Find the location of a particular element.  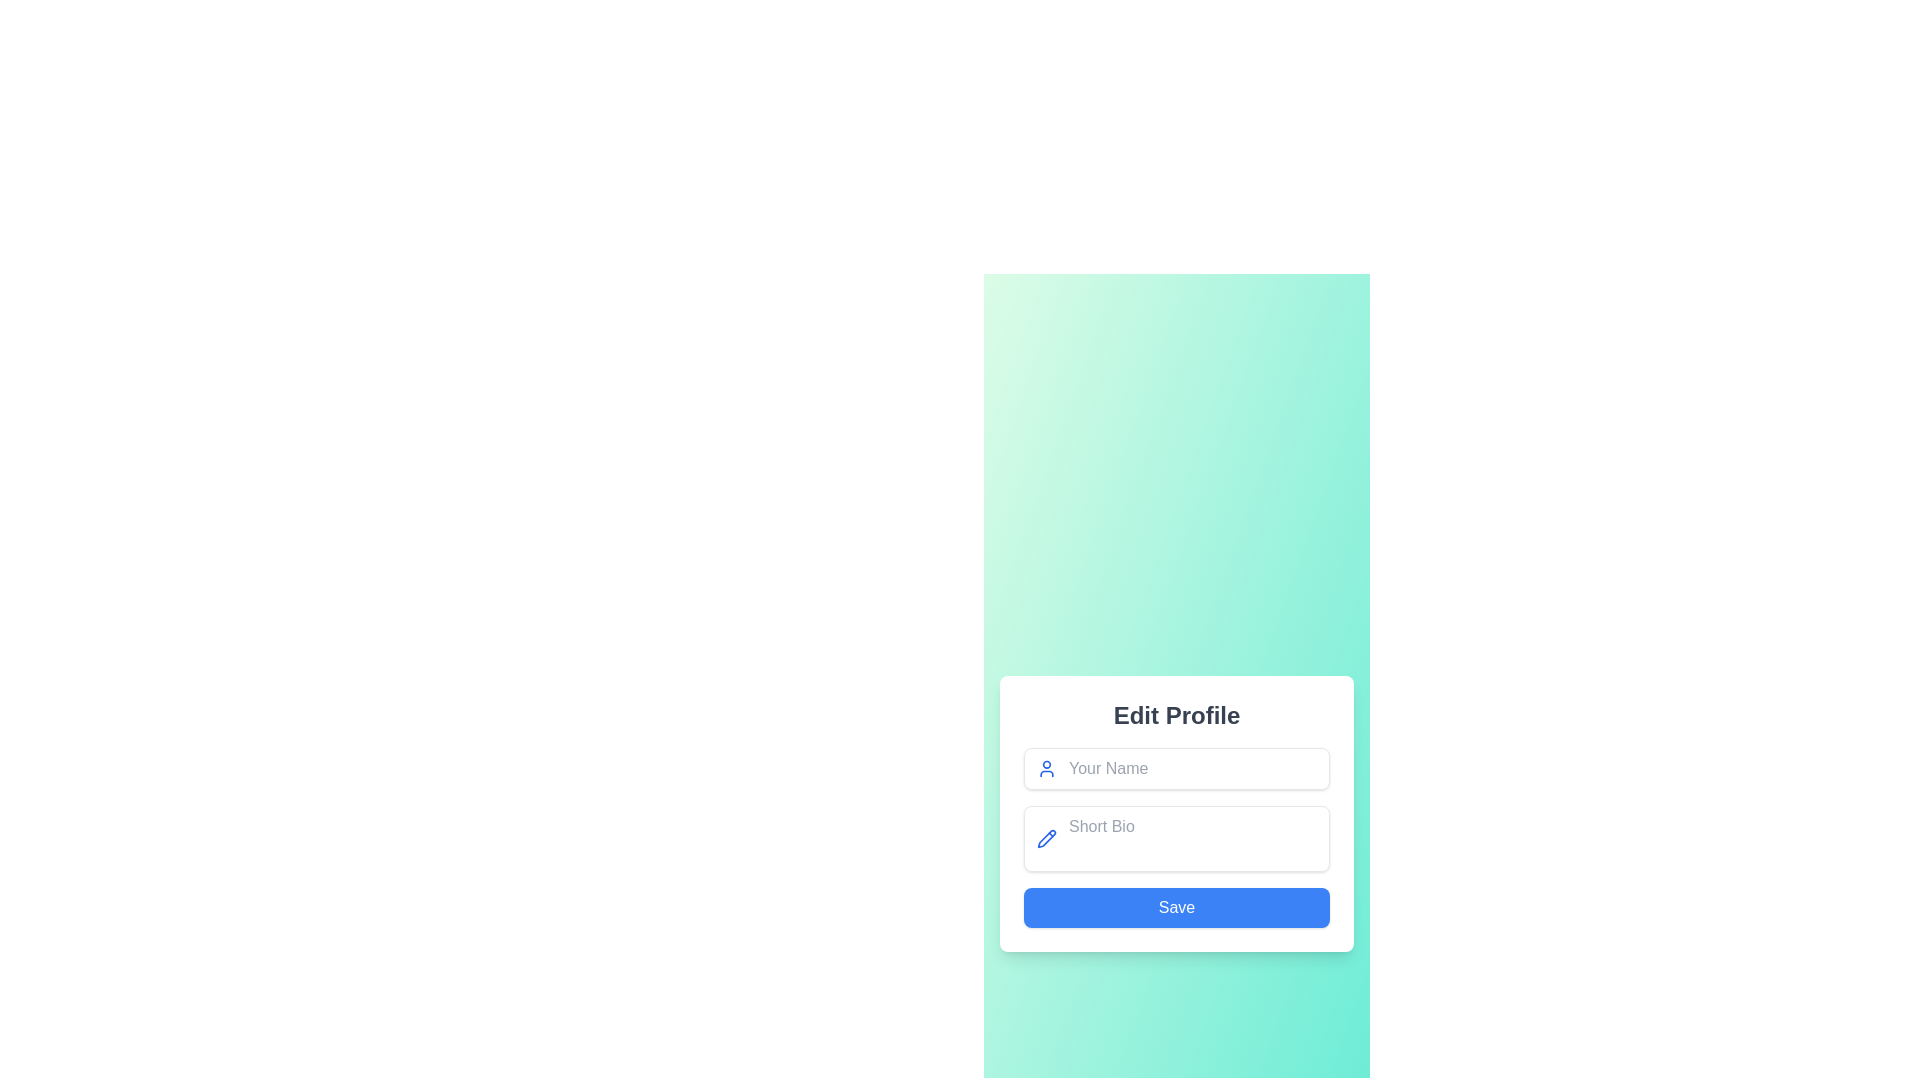

the thin, oblique shape resembling part of a pencil icon with a blue outline, located immediately to the left of the 'Short Bio' input field in the 'Edit Profile' form is located at coordinates (1045, 837).